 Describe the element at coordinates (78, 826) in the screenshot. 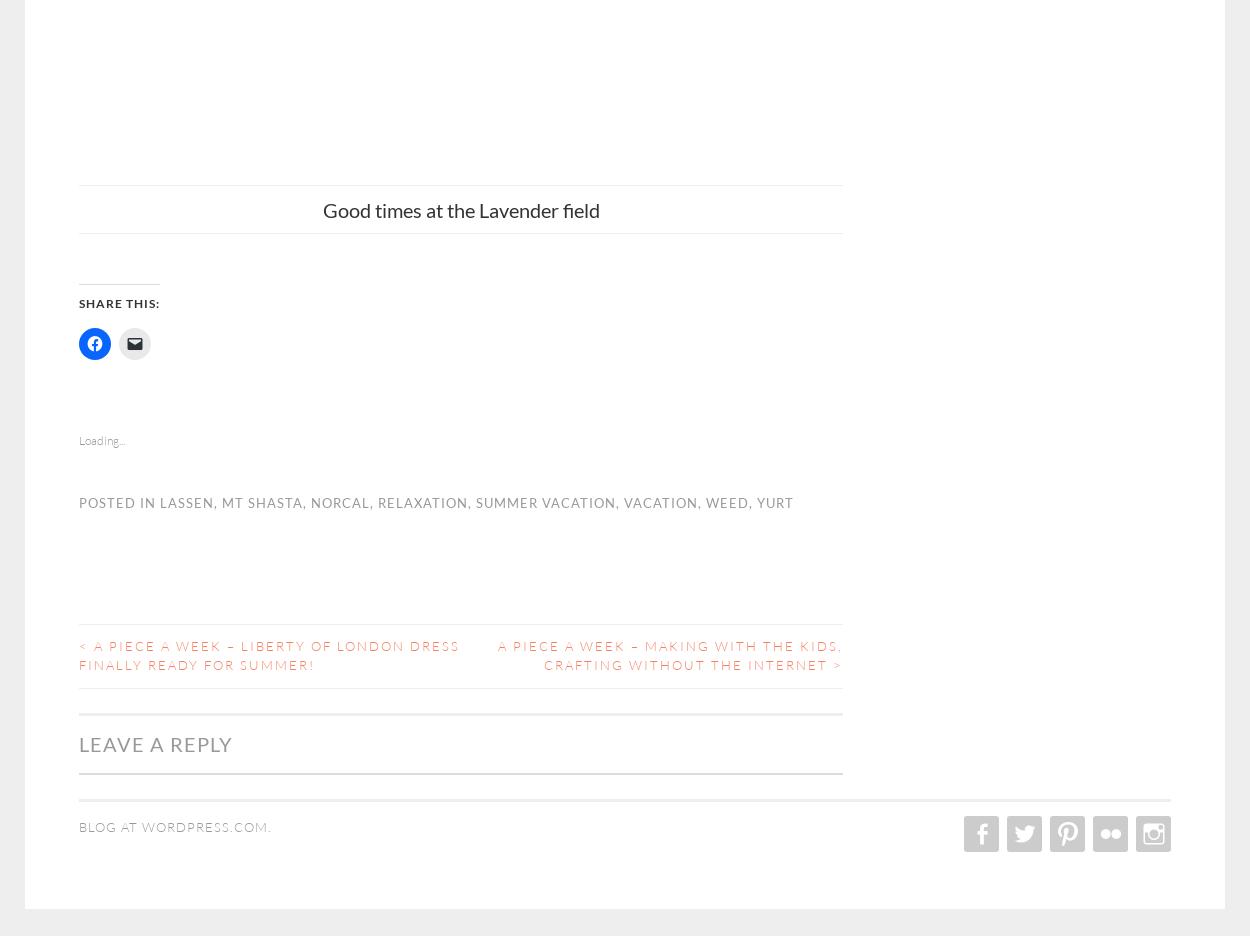

I see `'Blog at WordPress.com.'` at that location.